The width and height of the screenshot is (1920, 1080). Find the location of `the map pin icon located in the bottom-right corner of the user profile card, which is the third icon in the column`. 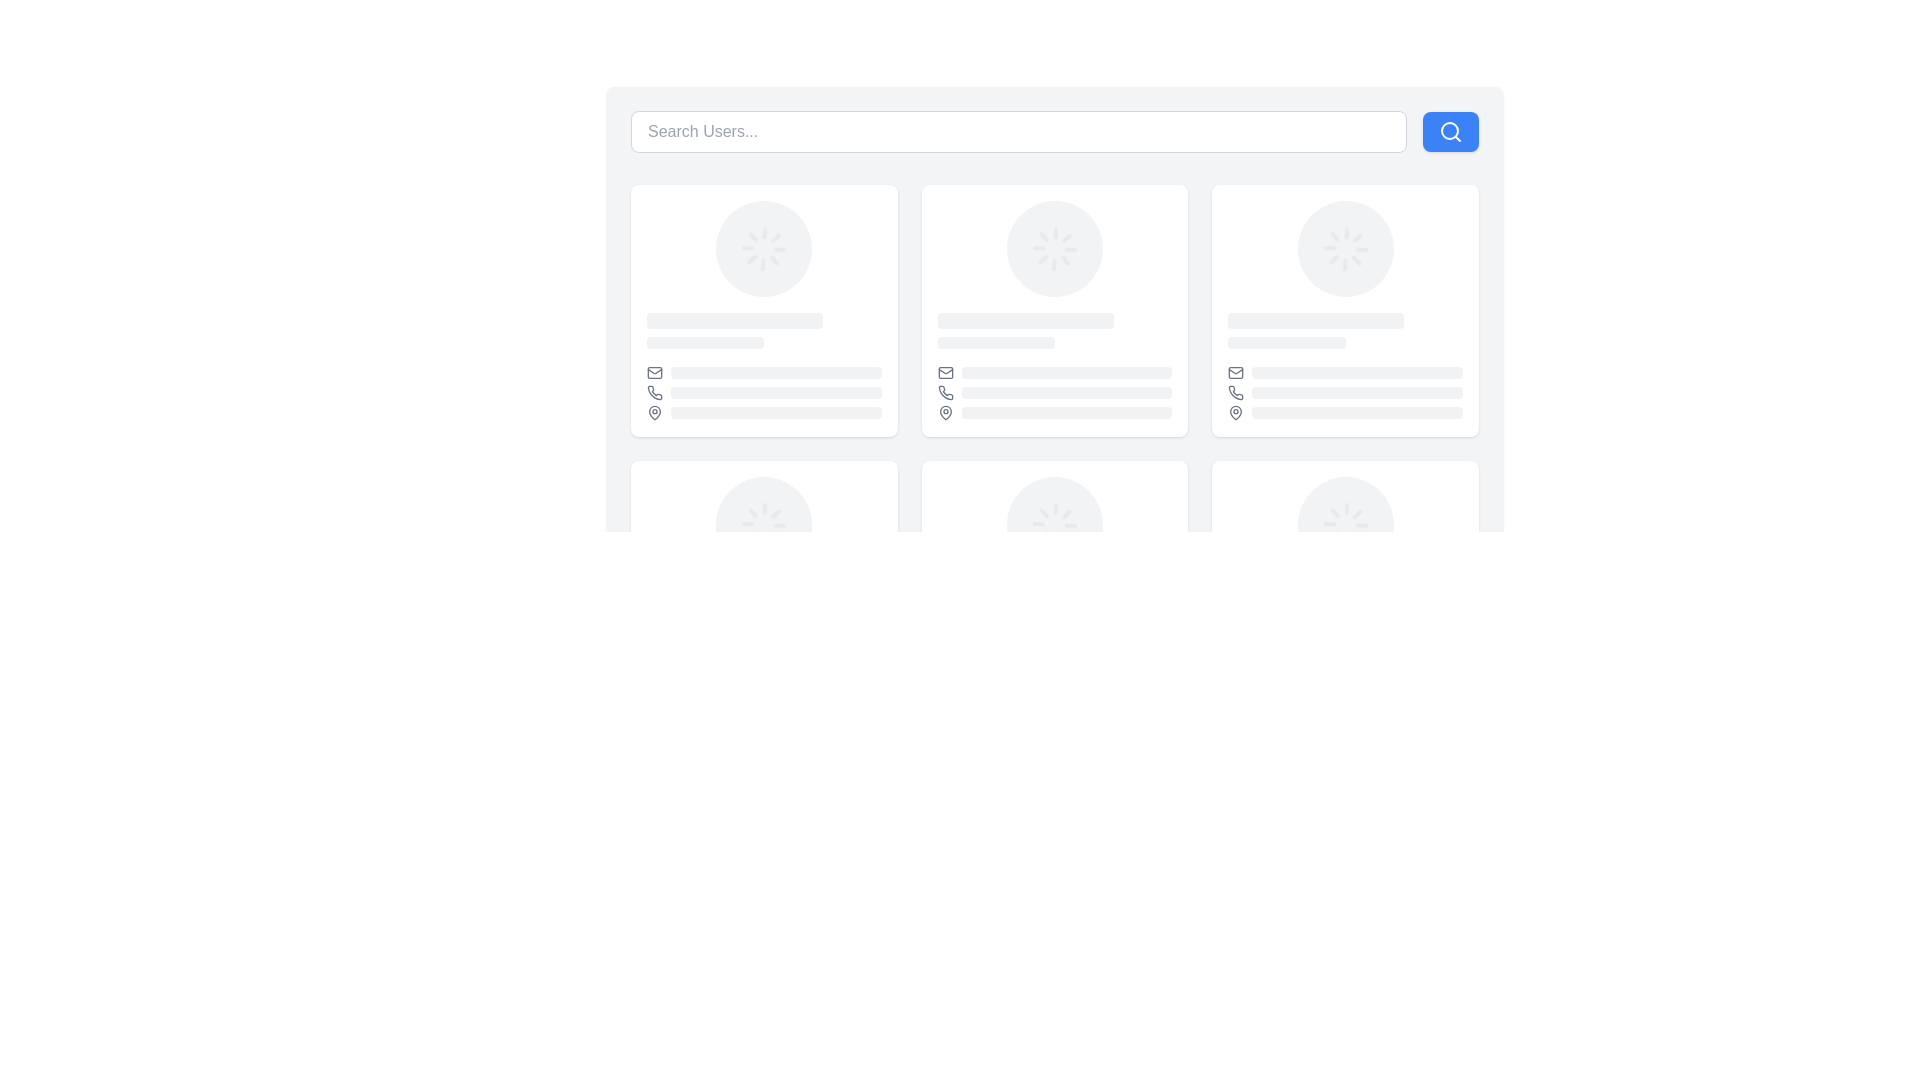

the map pin icon located in the bottom-right corner of the user profile card, which is the third icon in the column is located at coordinates (1235, 411).